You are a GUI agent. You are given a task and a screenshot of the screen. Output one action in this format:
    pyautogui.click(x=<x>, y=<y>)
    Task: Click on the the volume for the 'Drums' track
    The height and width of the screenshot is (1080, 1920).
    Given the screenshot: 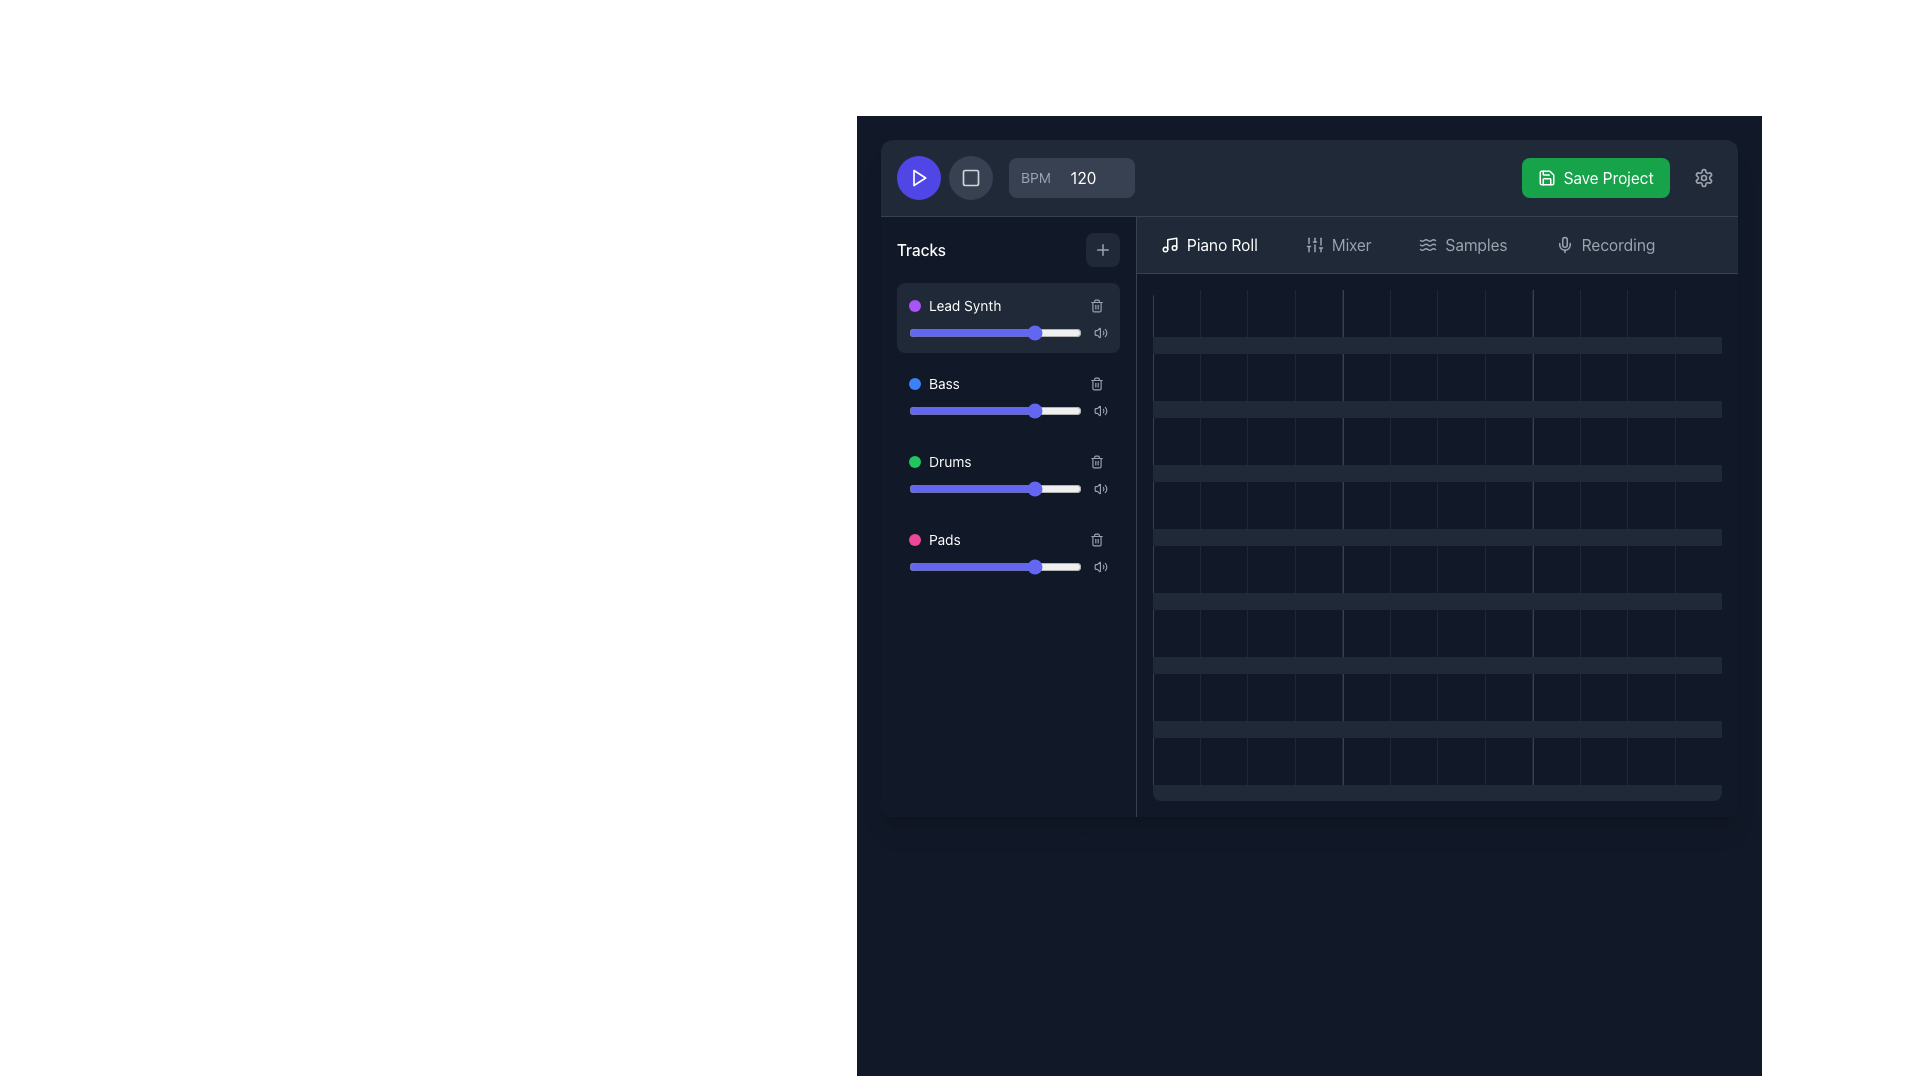 What is the action you would take?
    pyautogui.click(x=1026, y=462)
    